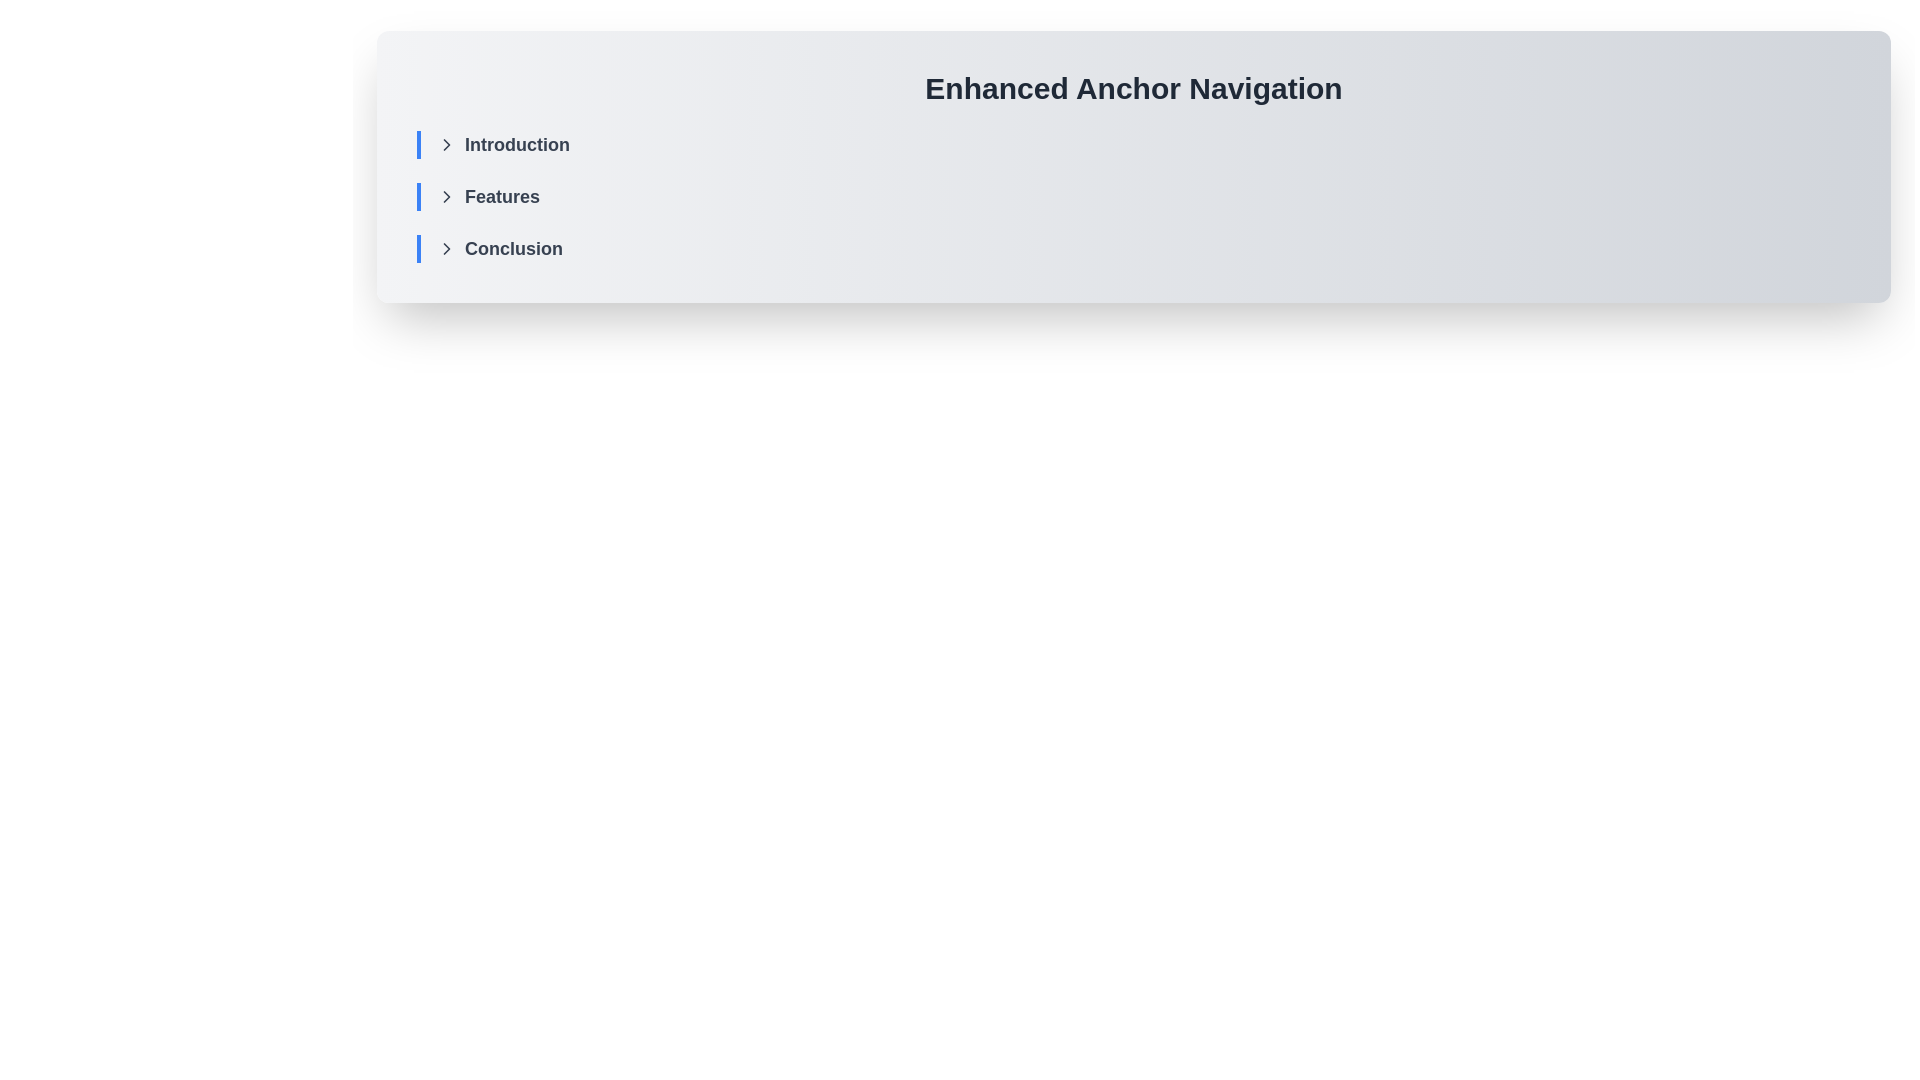  Describe the element at coordinates (445, 196) in the screenshot. I see `the Chevron icon located to the left of the 'Features' text label in the vertical navigation menu` at that location.